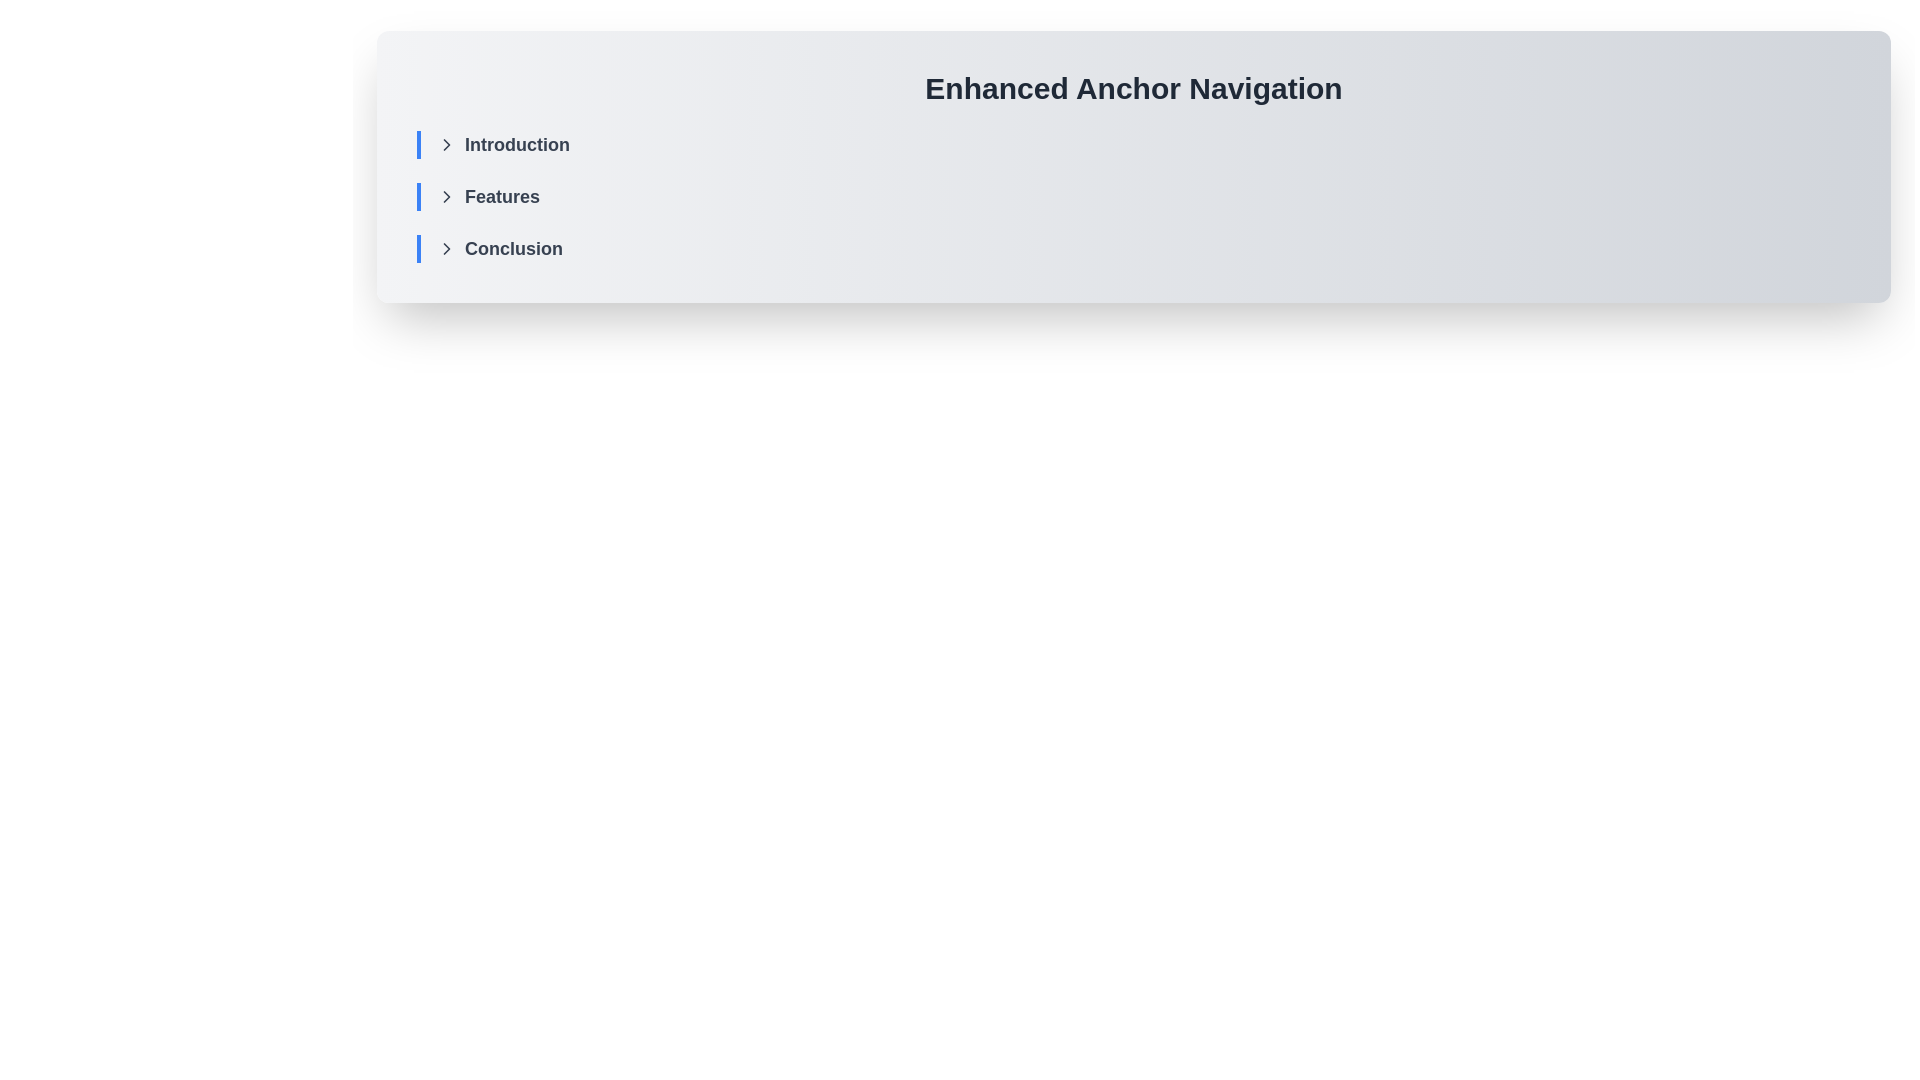  Describe the element at coordinates (445, 196) in the screenshot. I see `the Chevron icon located to the left of the 'Features' text label in the vertical navigation menu` at that location.